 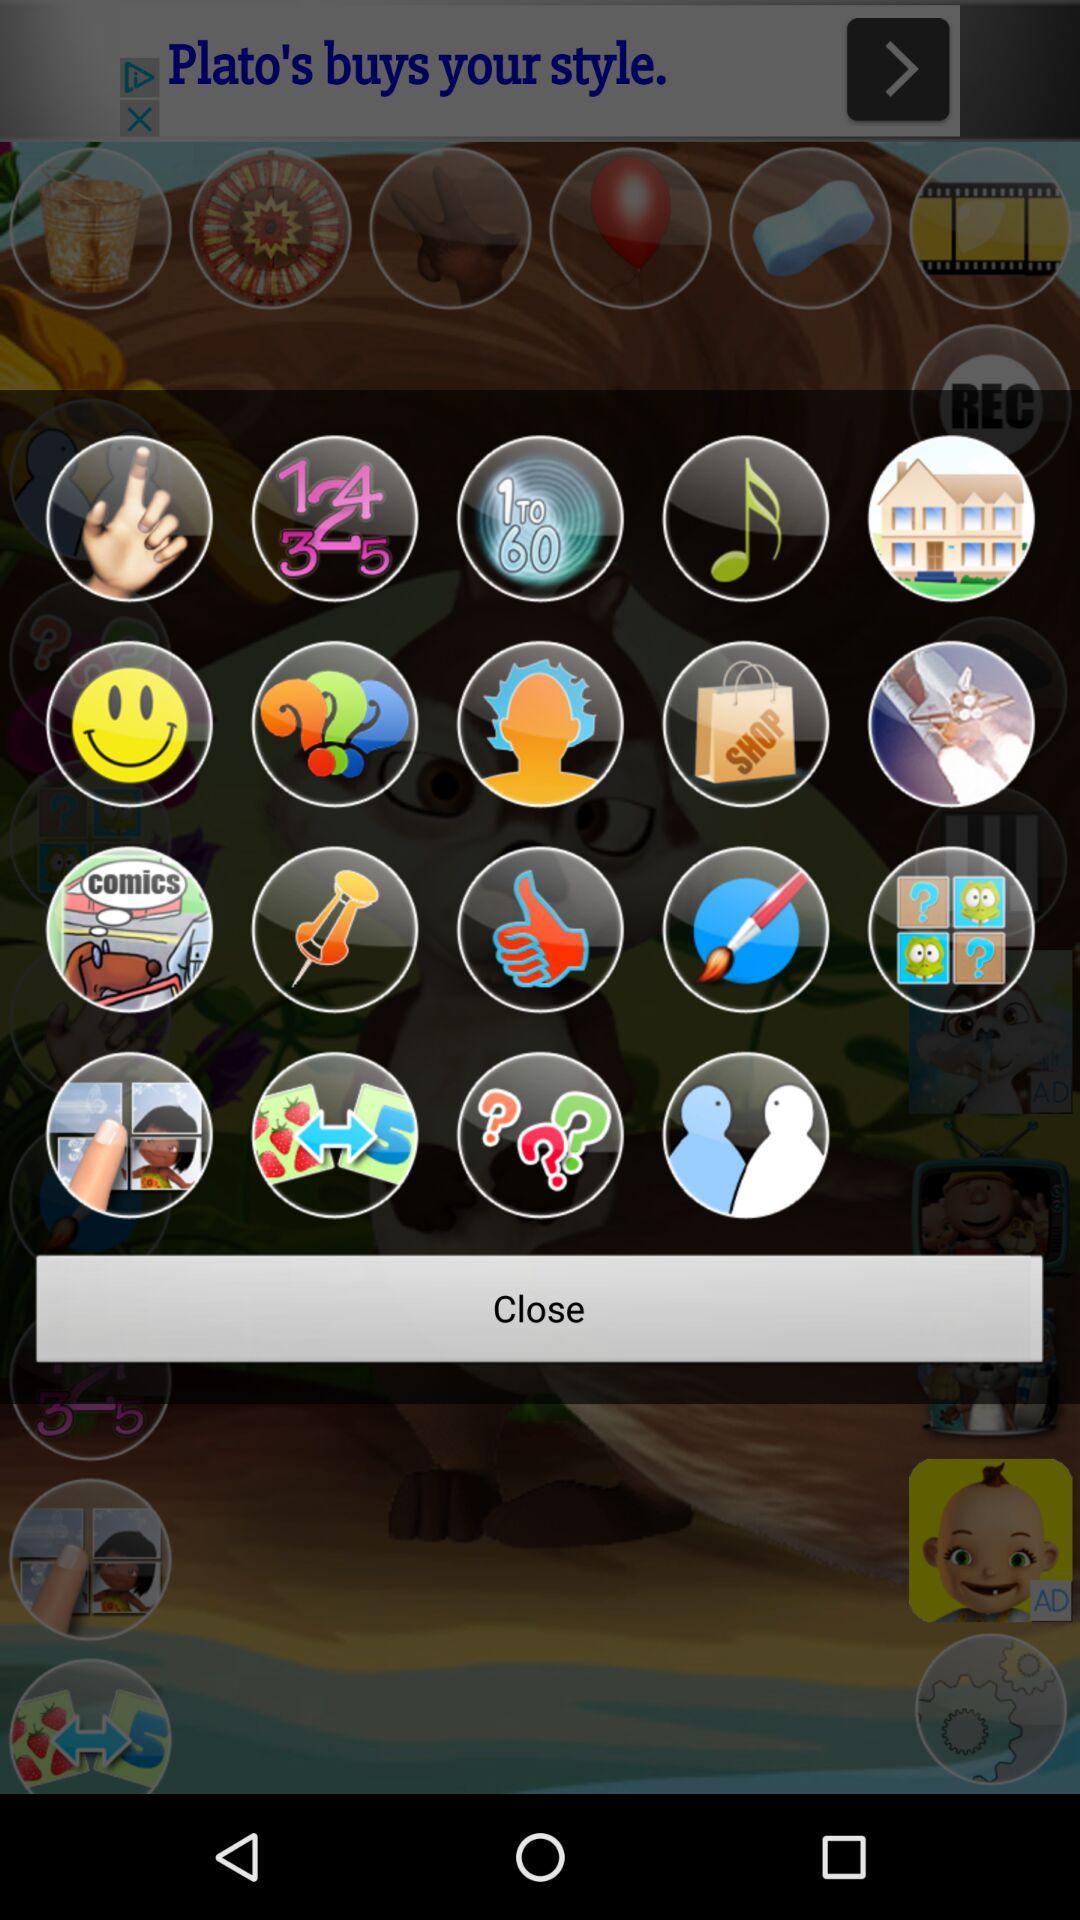 I want to click on the edit icon, so click(x=745, y=995).